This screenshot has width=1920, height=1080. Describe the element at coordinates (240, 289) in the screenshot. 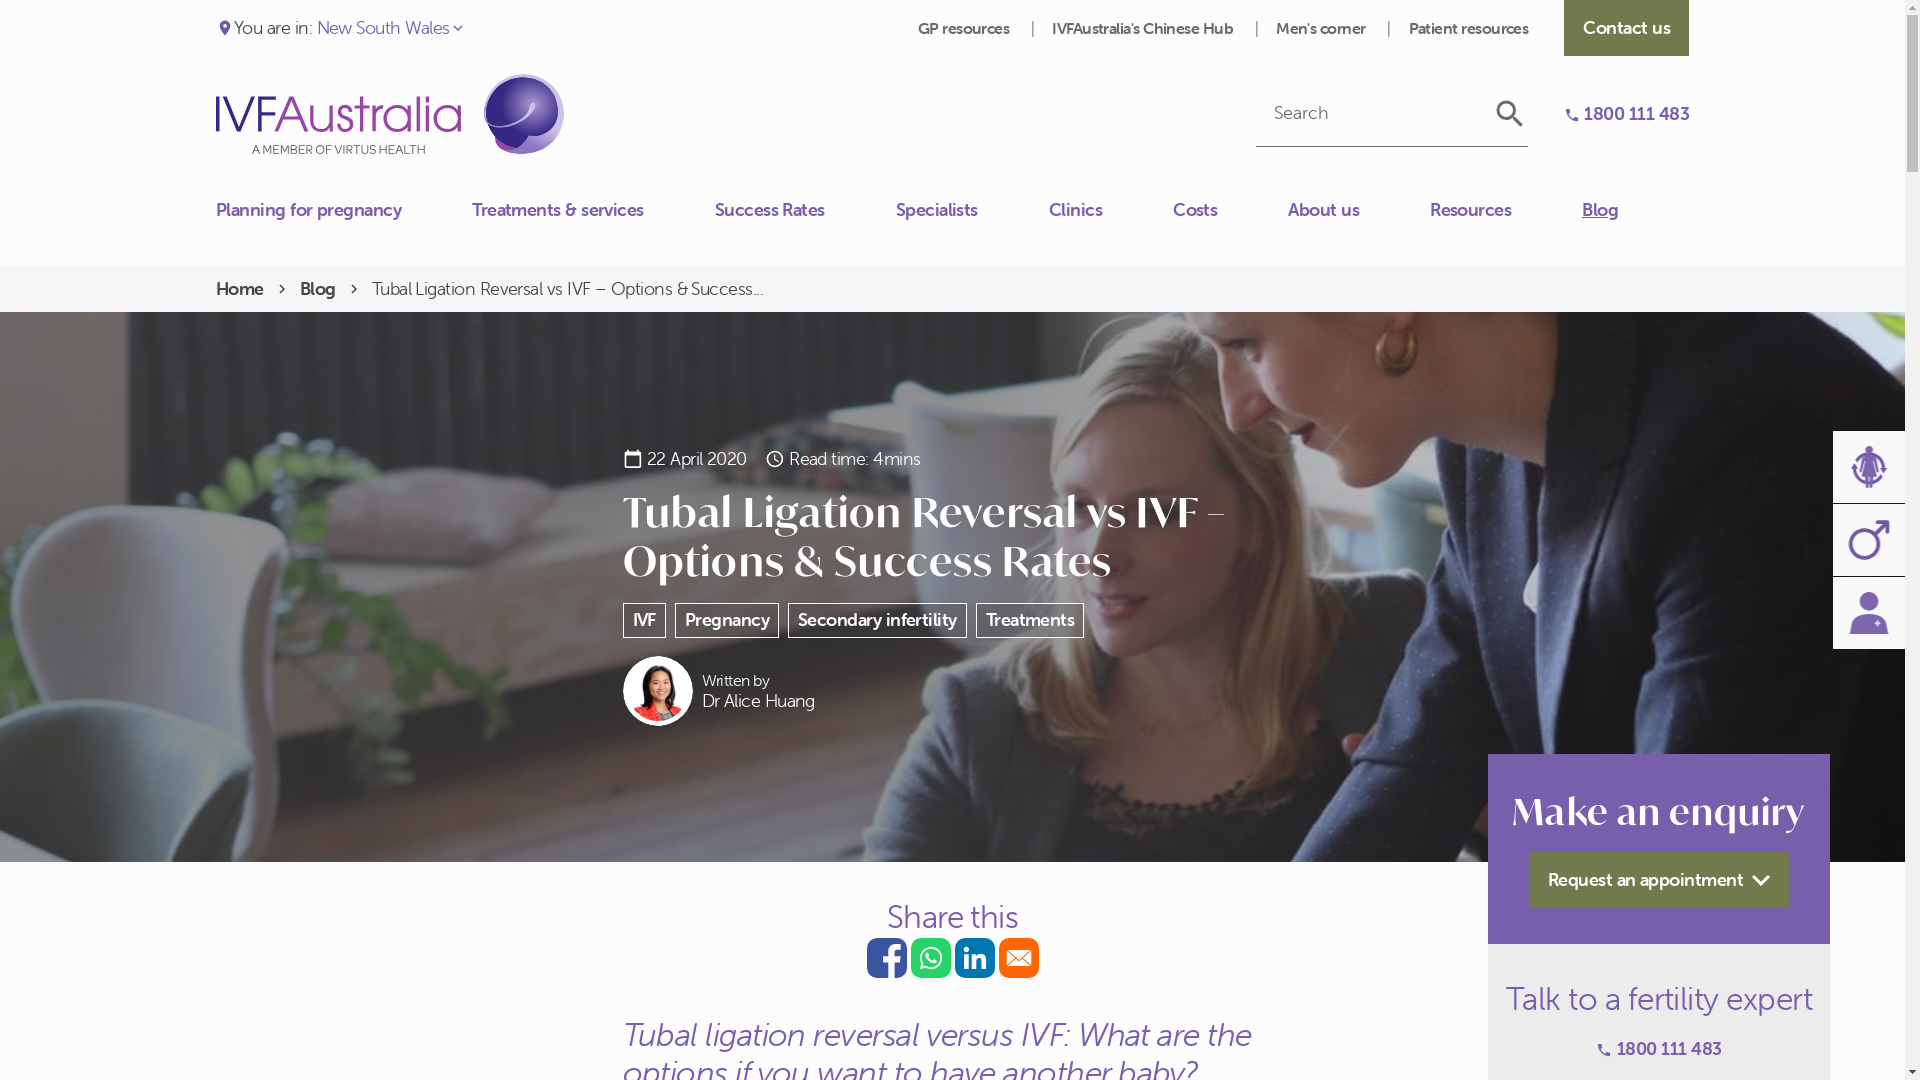

I see `'Home'` at that location.